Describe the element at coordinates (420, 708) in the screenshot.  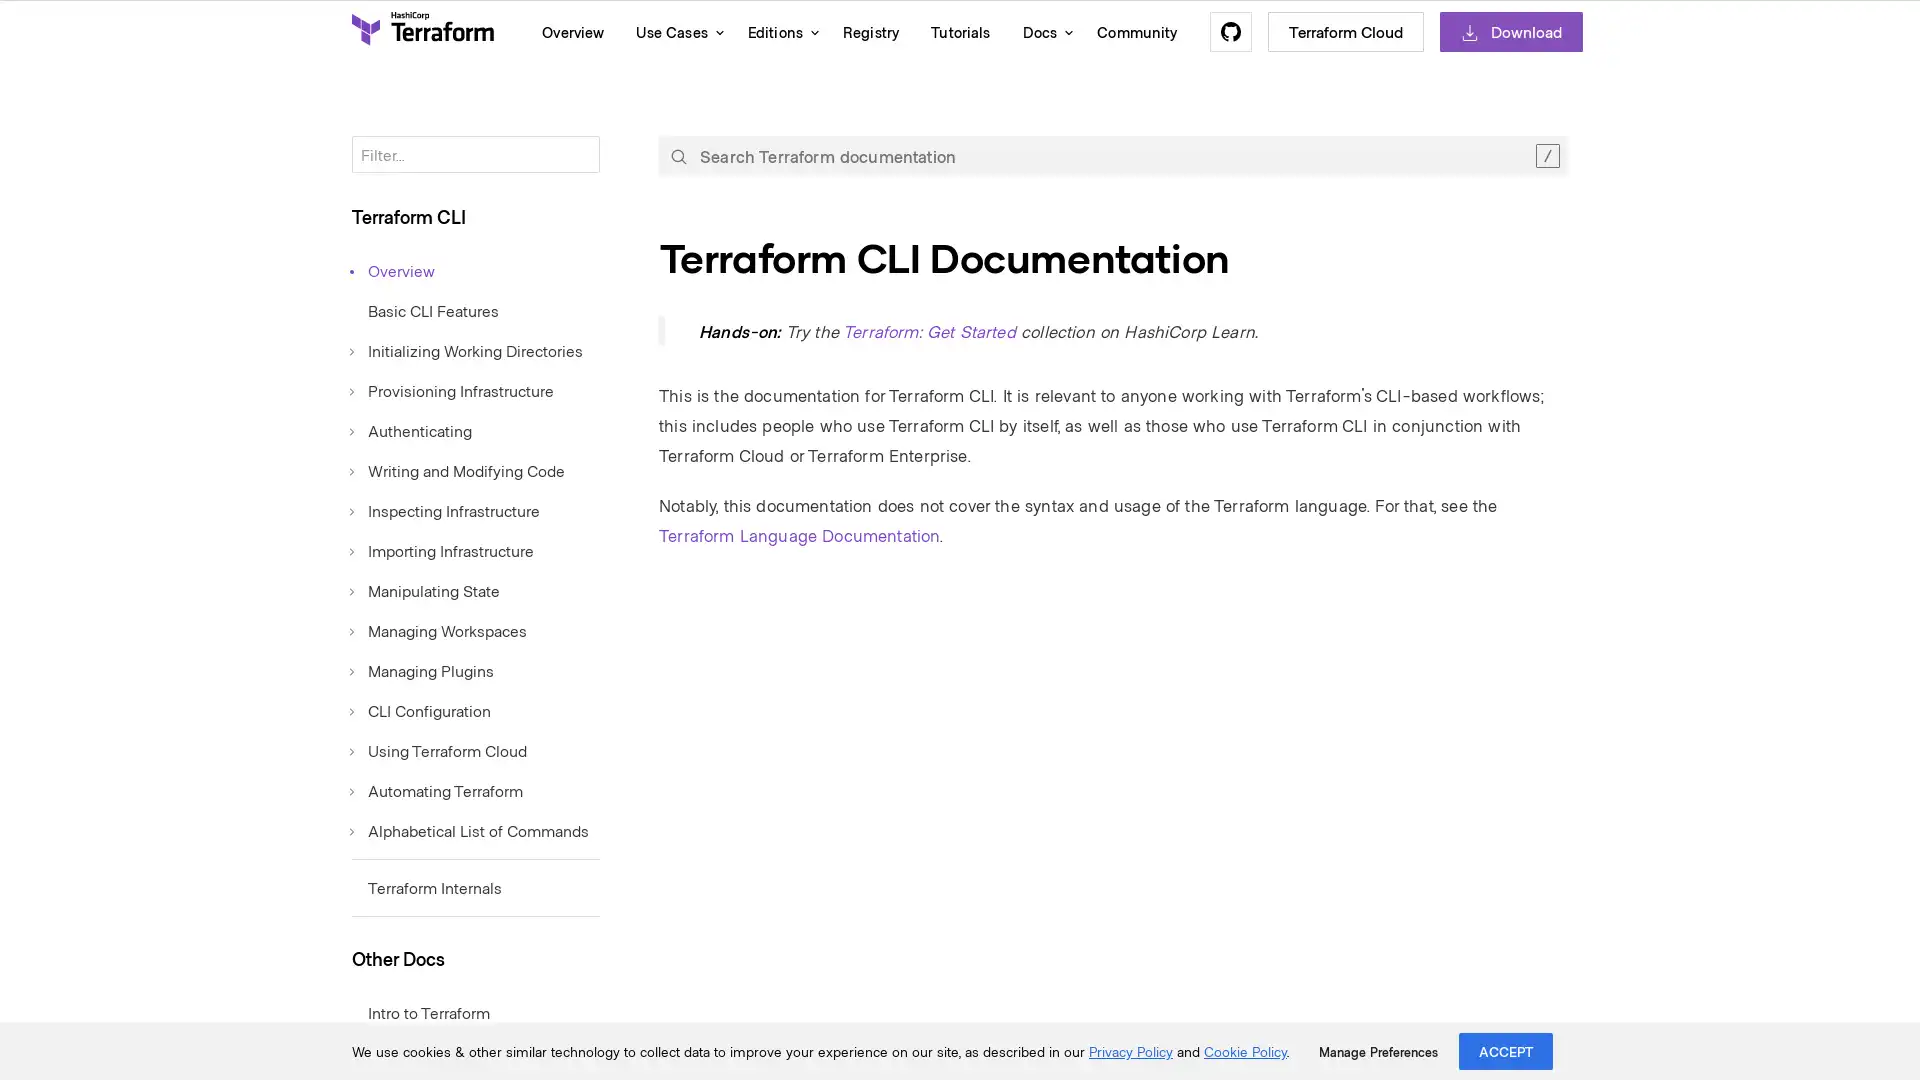
I see `CLI Configuration` at that location.